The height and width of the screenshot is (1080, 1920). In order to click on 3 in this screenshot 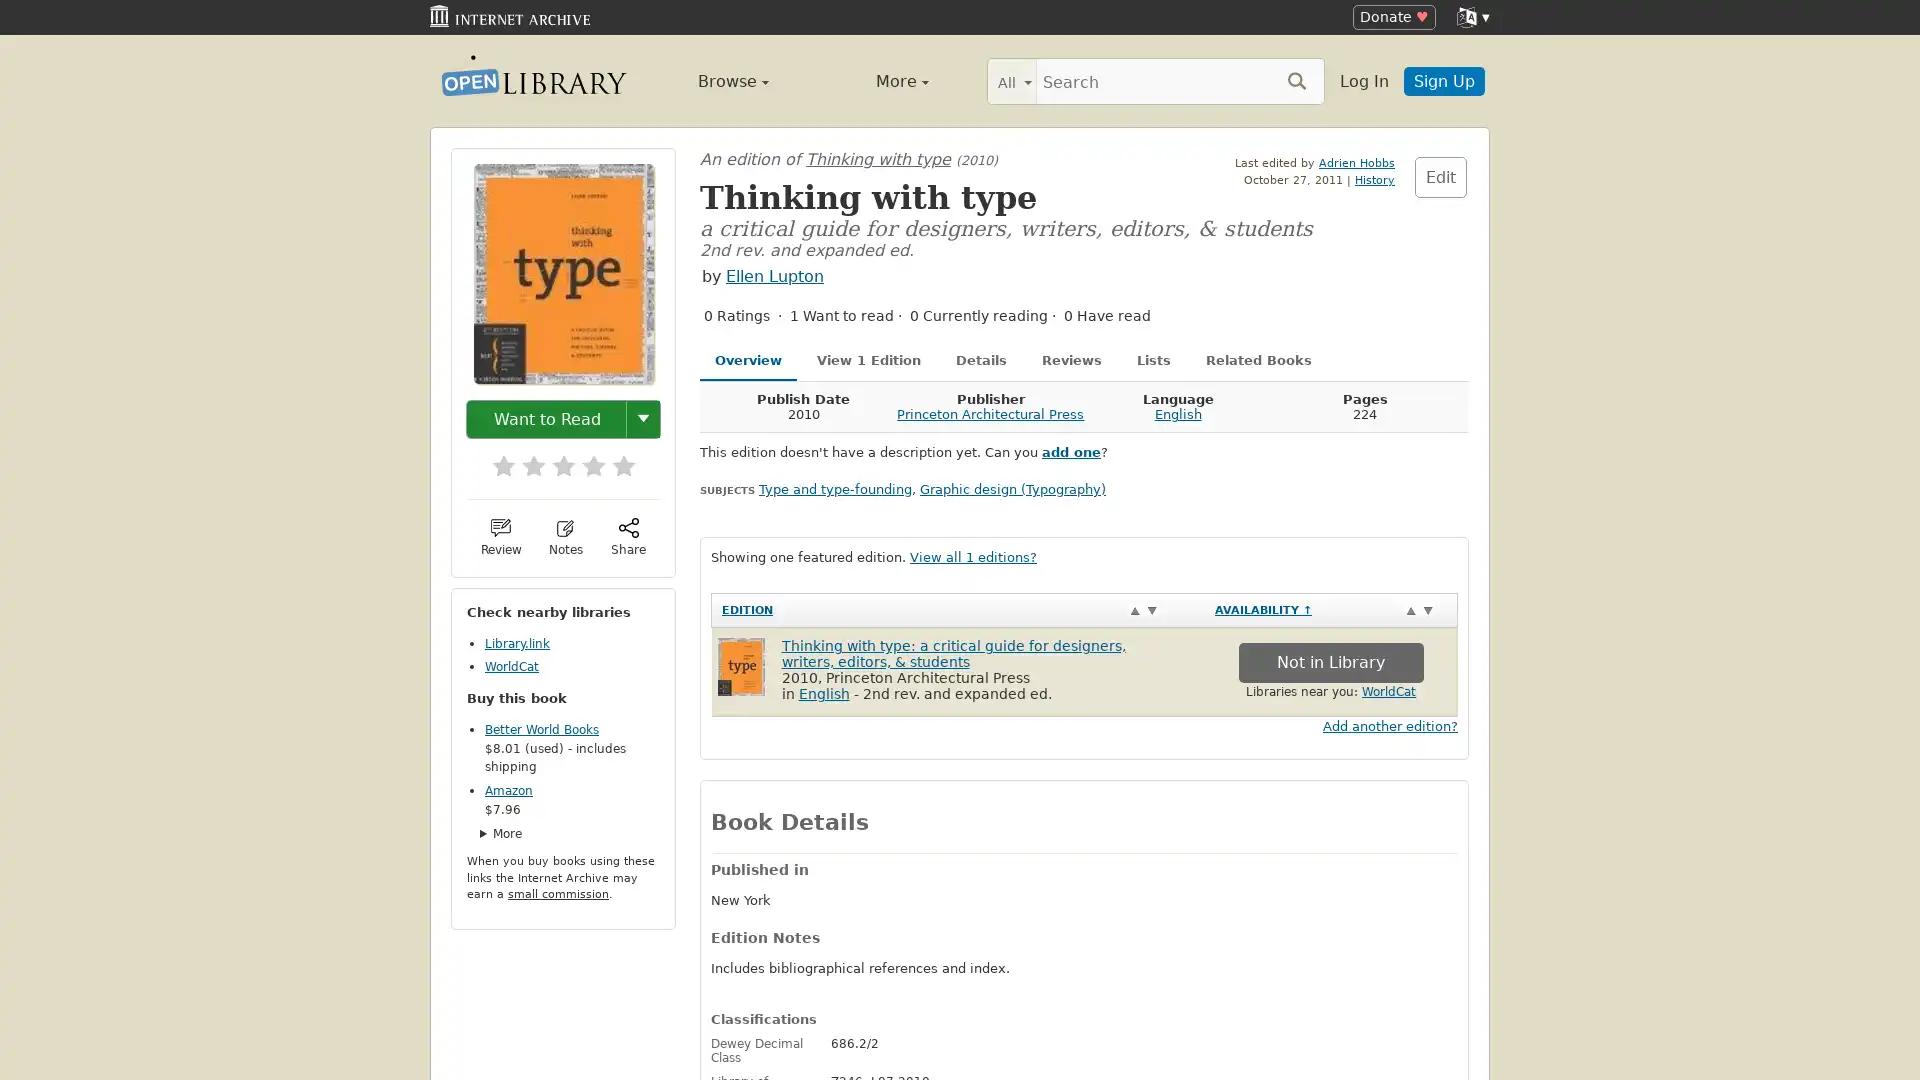, I will do `click(553, 459)`.